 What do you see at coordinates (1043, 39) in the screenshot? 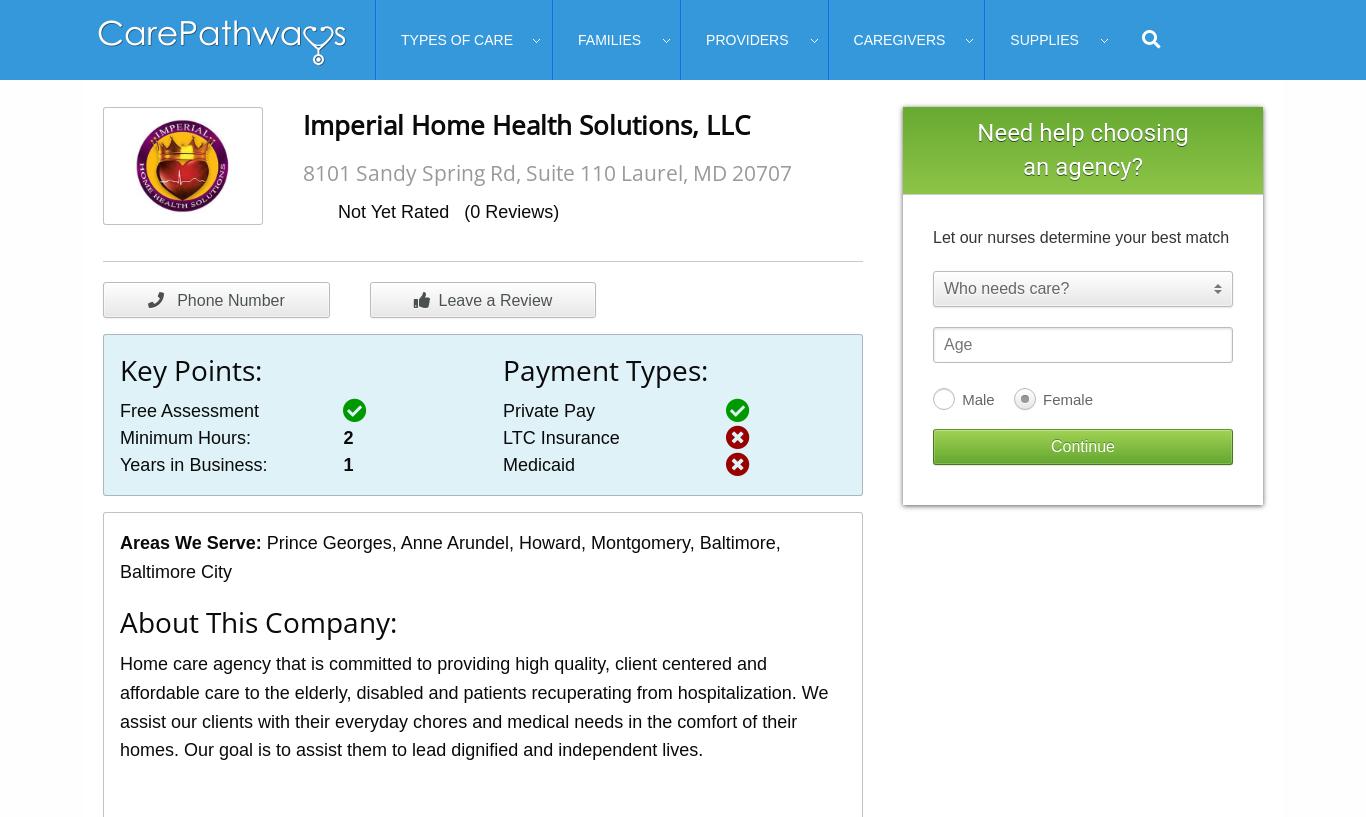
I see `'Supplies'` at bounding box center [1043, 39].